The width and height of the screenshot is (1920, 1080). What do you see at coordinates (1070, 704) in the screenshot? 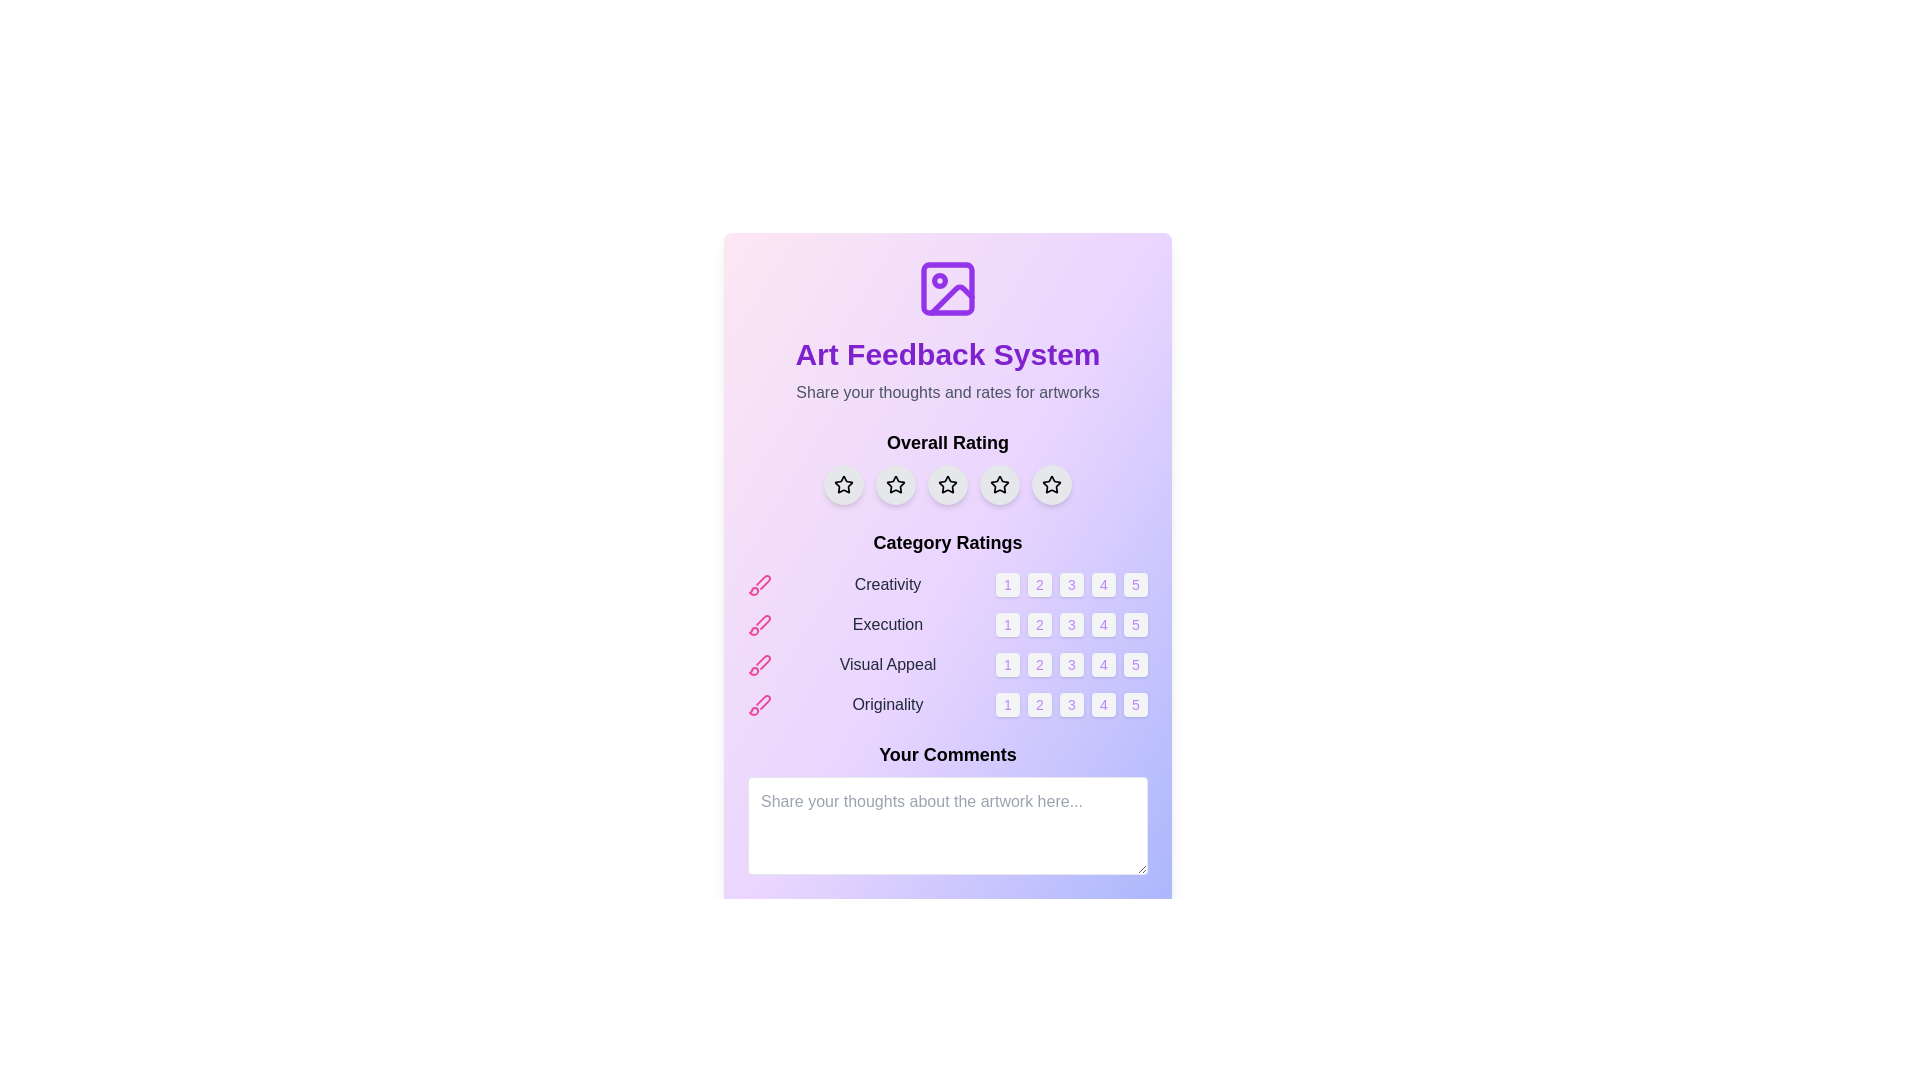
I see `the third button in the horizontally aligned set of five buttons under the 'Originality' label` at bounding box center [1070, 704].